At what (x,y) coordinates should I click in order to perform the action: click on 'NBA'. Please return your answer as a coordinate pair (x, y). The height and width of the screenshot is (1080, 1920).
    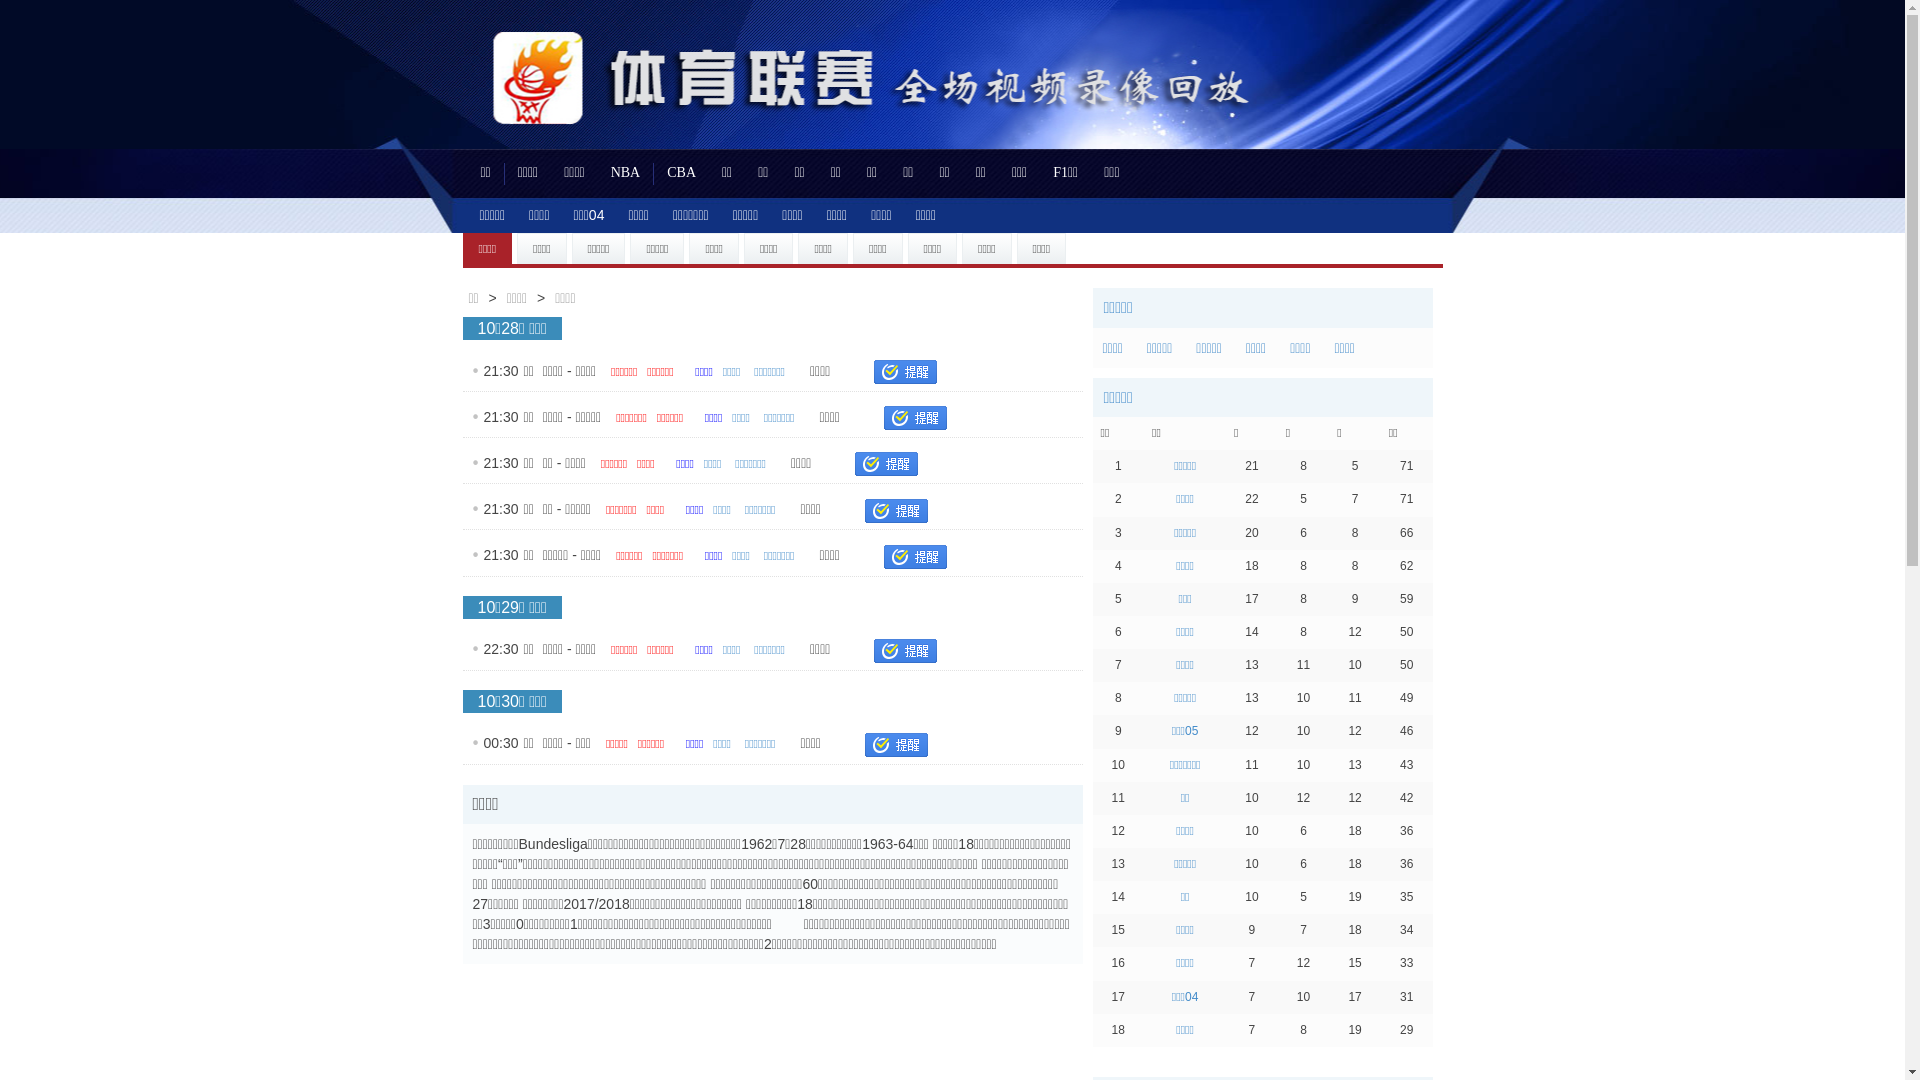
    Looking at the image, I should click on (624, 172).